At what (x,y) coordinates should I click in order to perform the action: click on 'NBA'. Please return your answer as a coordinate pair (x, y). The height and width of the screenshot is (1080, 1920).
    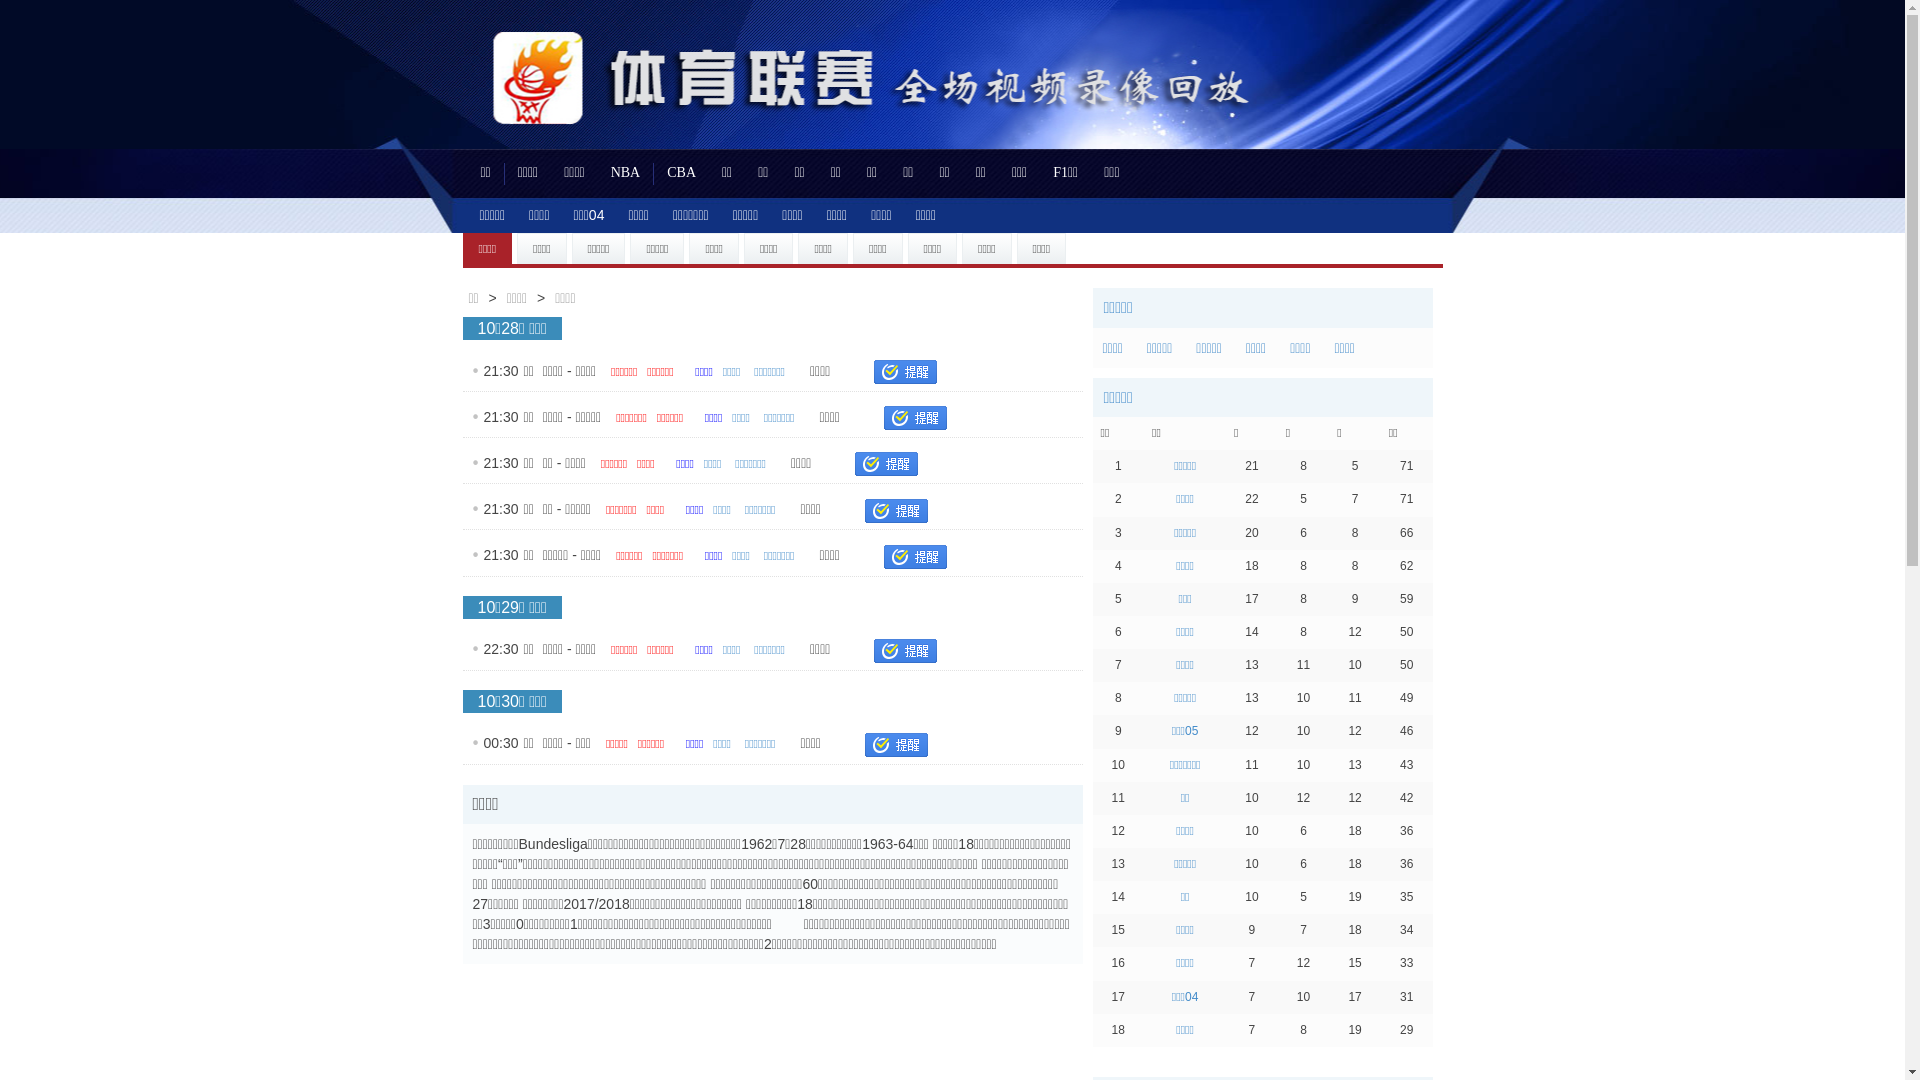
    Looking at the image, I should click on (624, 172).